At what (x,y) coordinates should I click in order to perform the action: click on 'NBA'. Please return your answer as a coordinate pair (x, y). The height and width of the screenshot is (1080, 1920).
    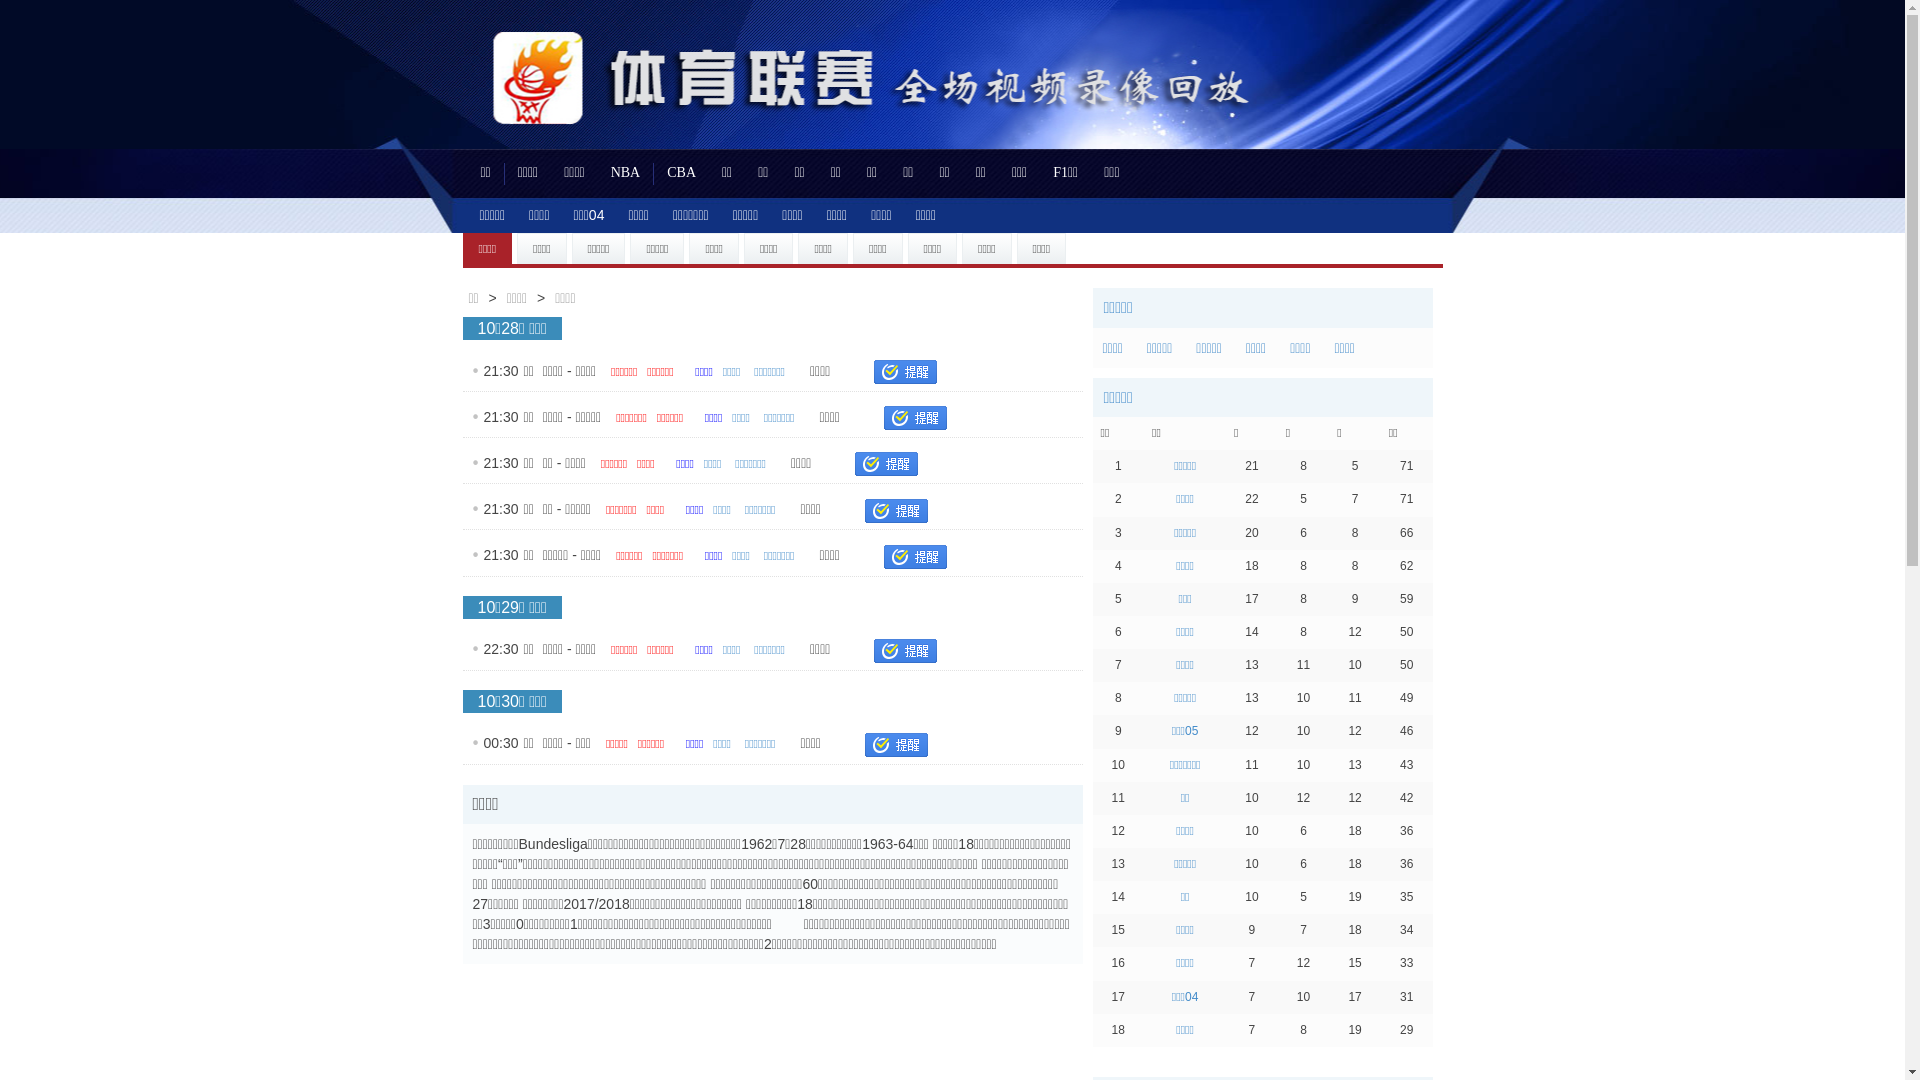
    Looking at the image, I should click on (624, 172).